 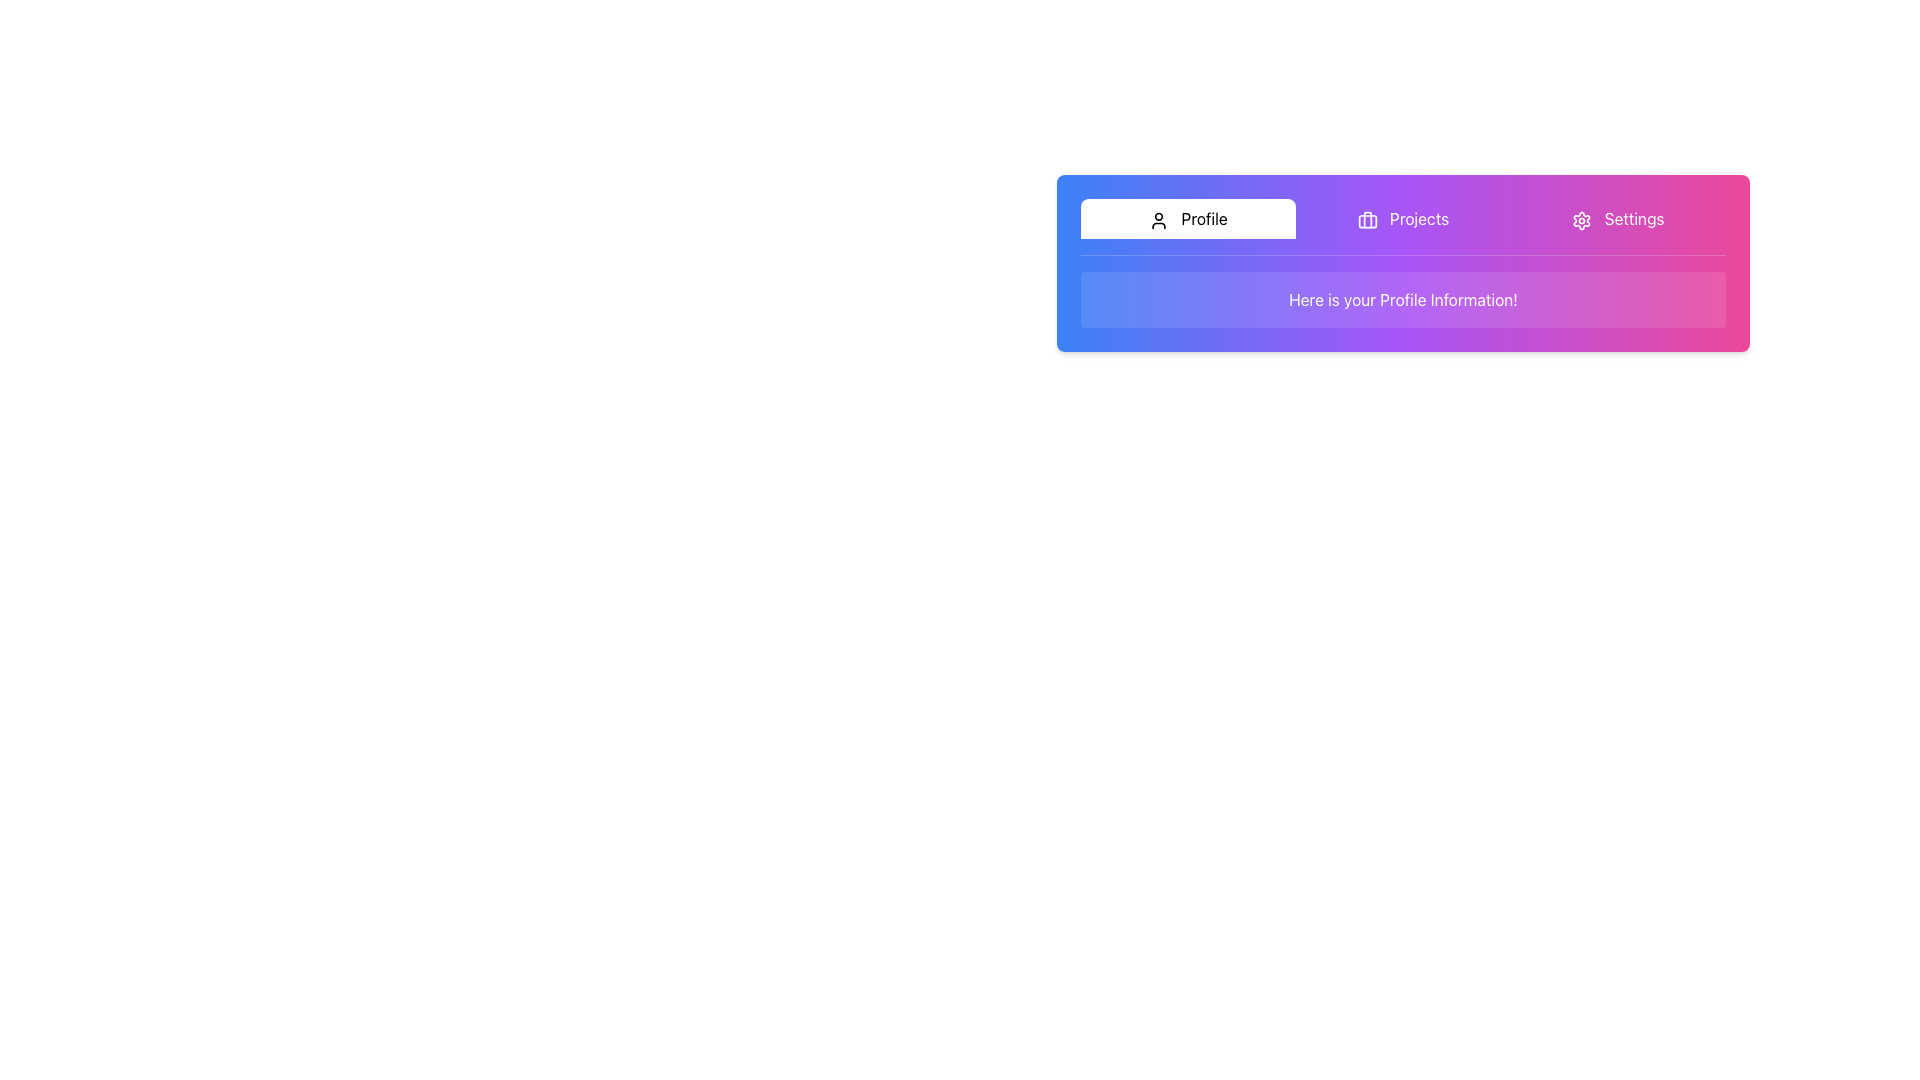 I want to click on the settings icon, which is a gear-shaped icon with a pinkish gradient located at the top-right corner of the interface in the navigation bar, so click(x=1581, y=220).